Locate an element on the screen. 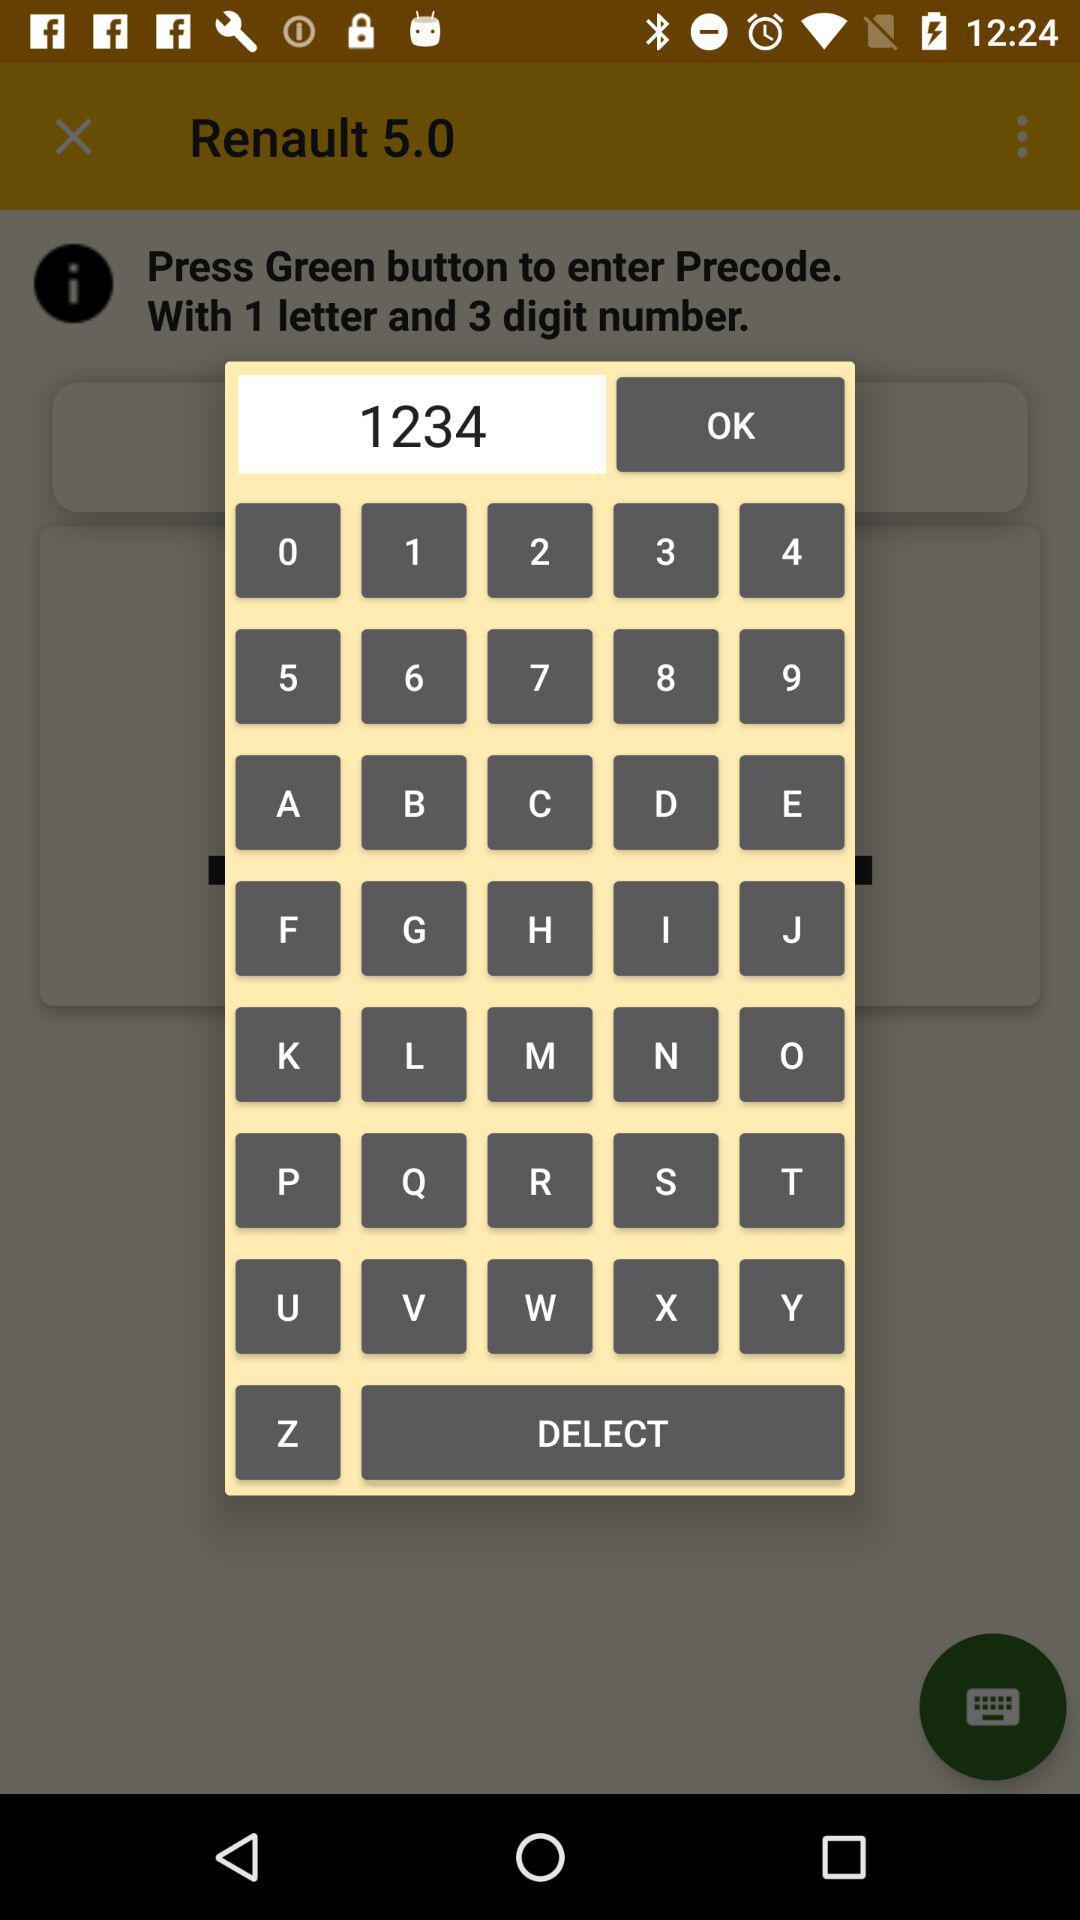  button next to h item is located at coordinates (412, 1053).